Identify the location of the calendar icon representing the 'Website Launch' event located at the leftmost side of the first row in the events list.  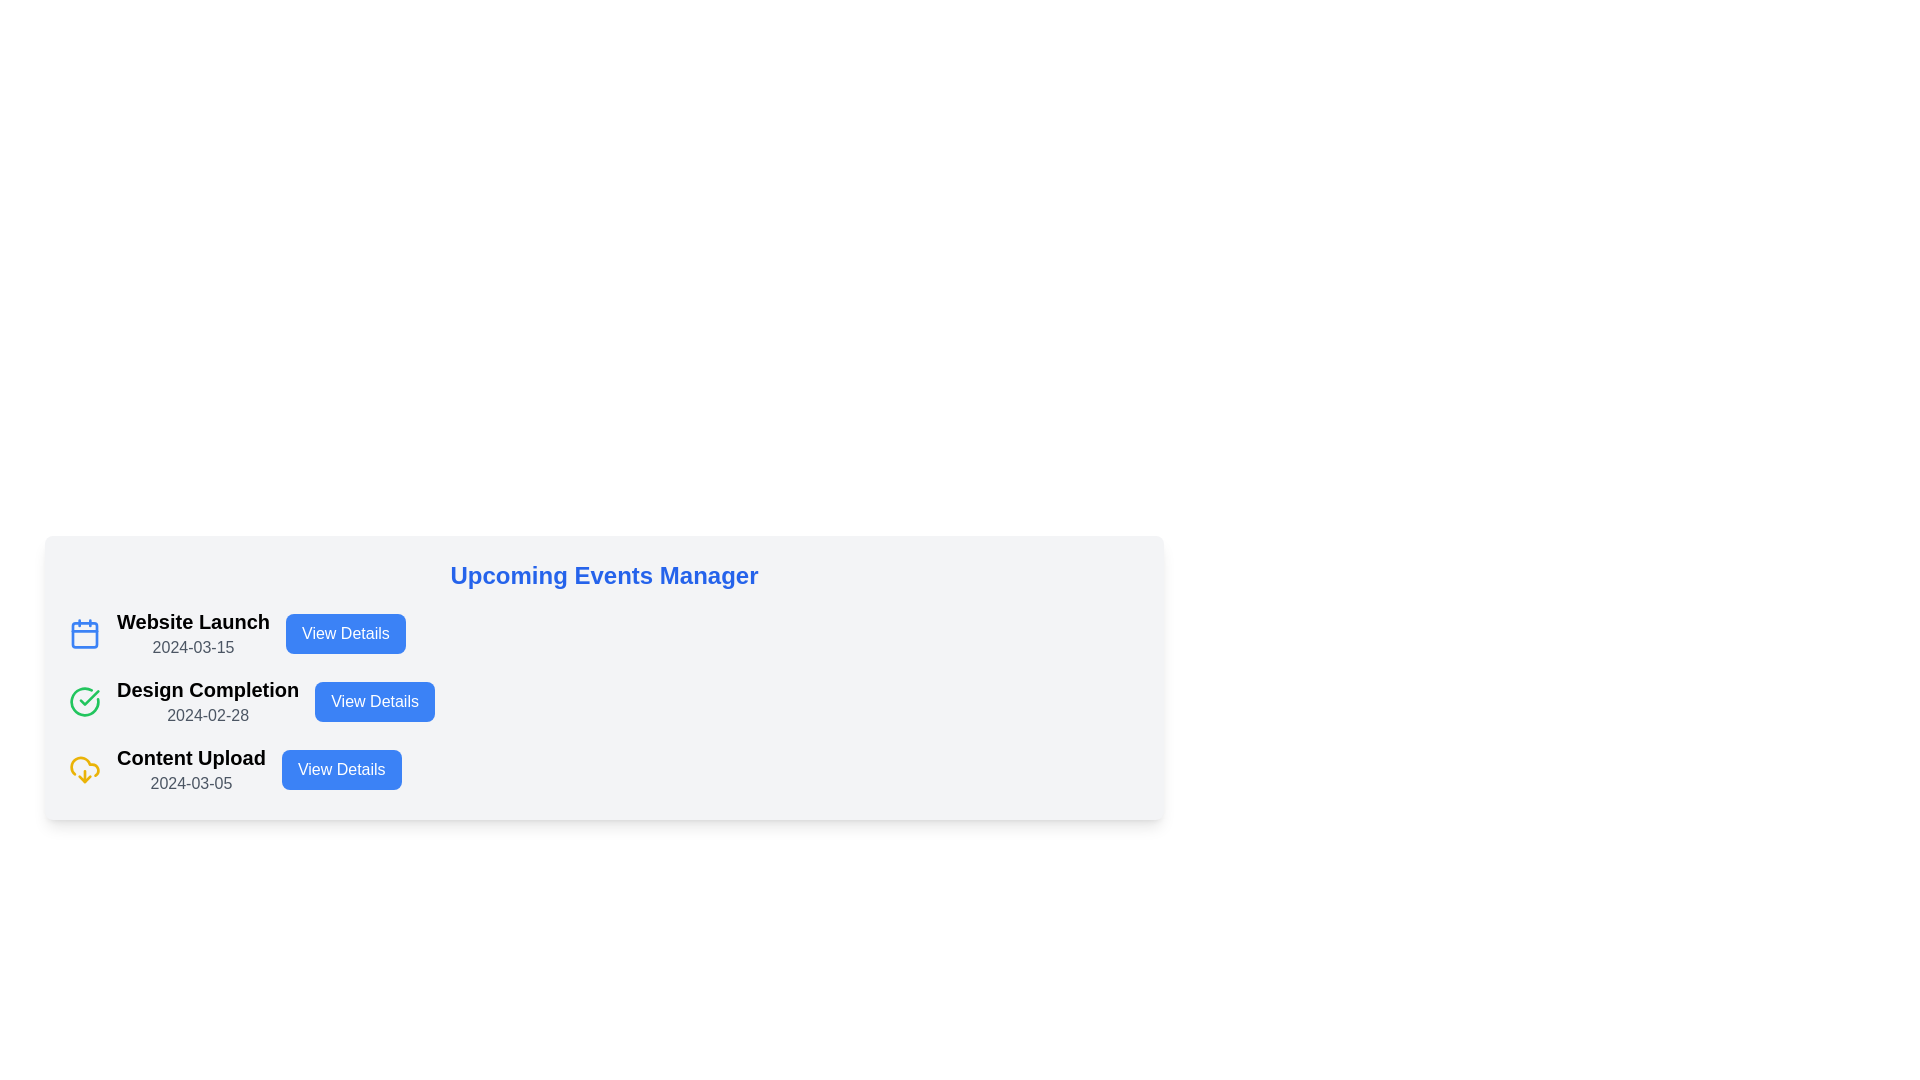
(84, 633).